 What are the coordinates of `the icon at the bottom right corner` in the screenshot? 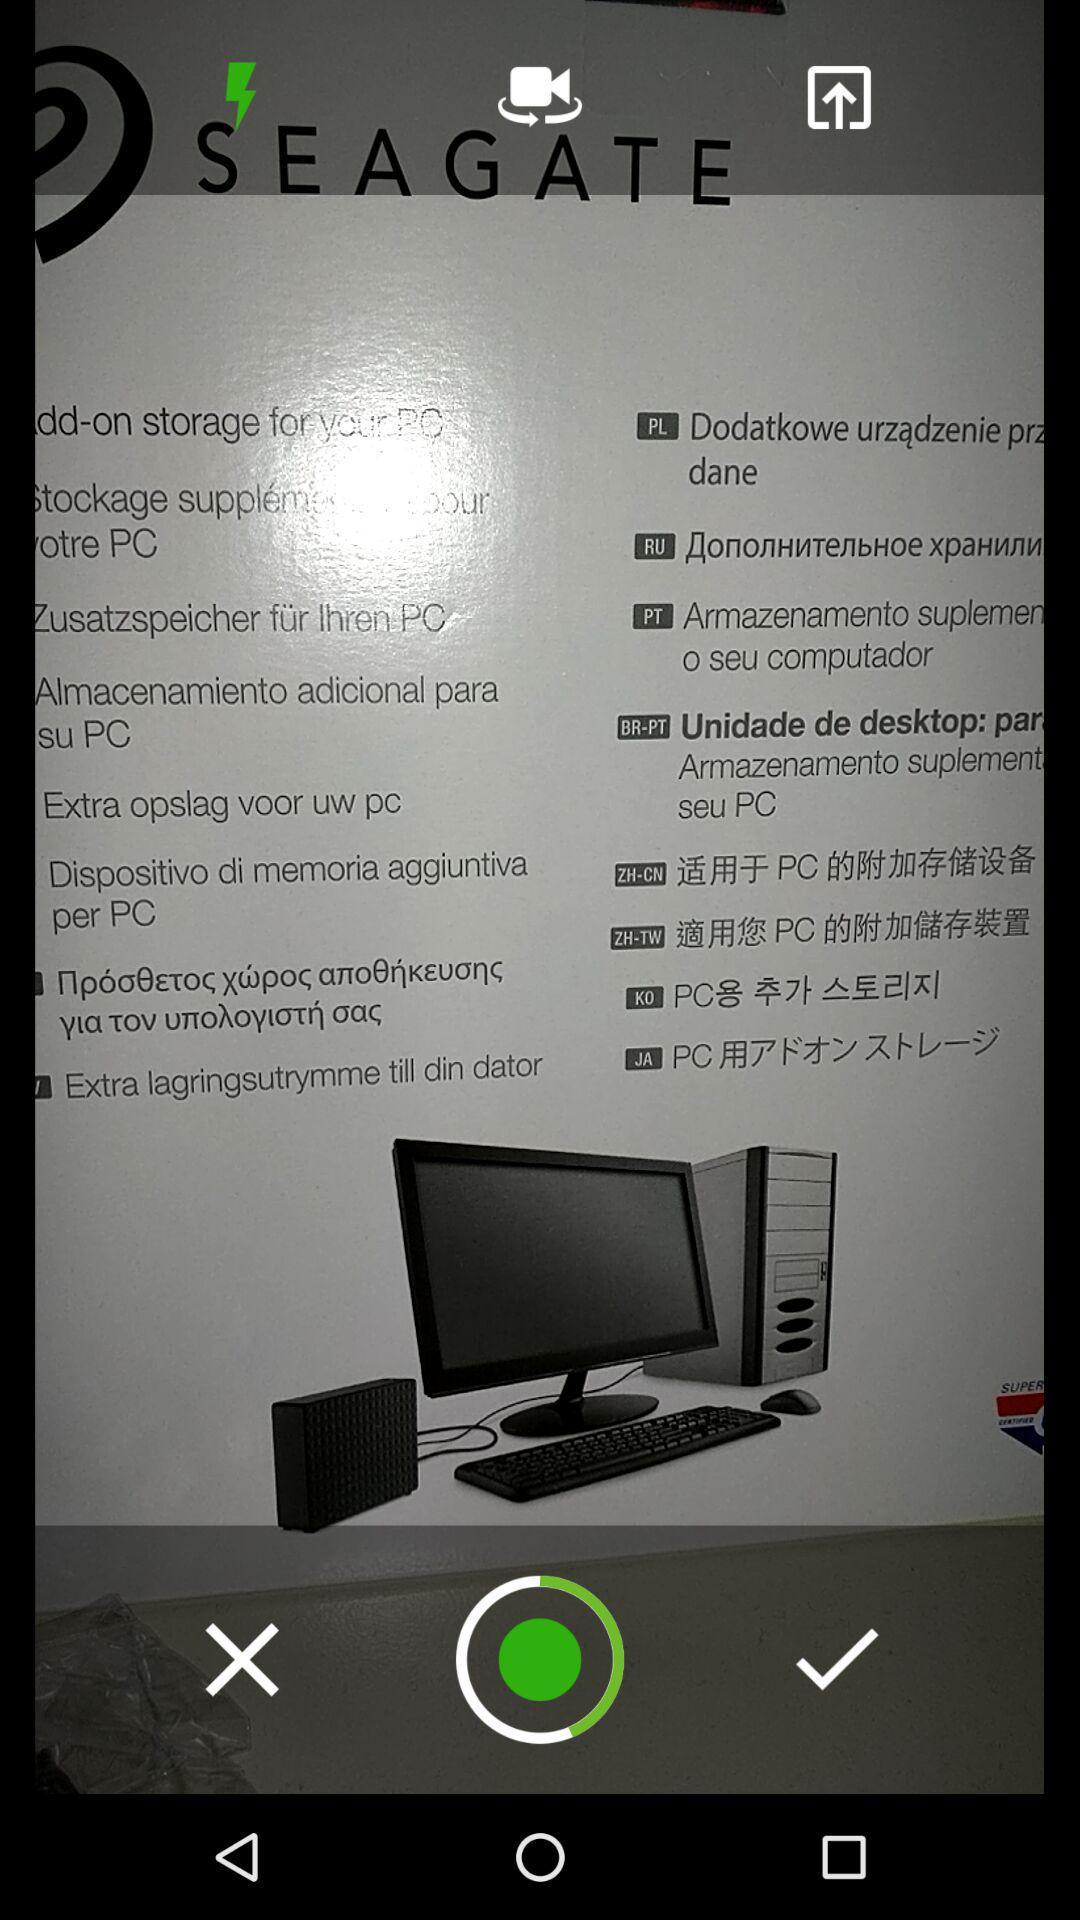 It's located at (837, 1659).